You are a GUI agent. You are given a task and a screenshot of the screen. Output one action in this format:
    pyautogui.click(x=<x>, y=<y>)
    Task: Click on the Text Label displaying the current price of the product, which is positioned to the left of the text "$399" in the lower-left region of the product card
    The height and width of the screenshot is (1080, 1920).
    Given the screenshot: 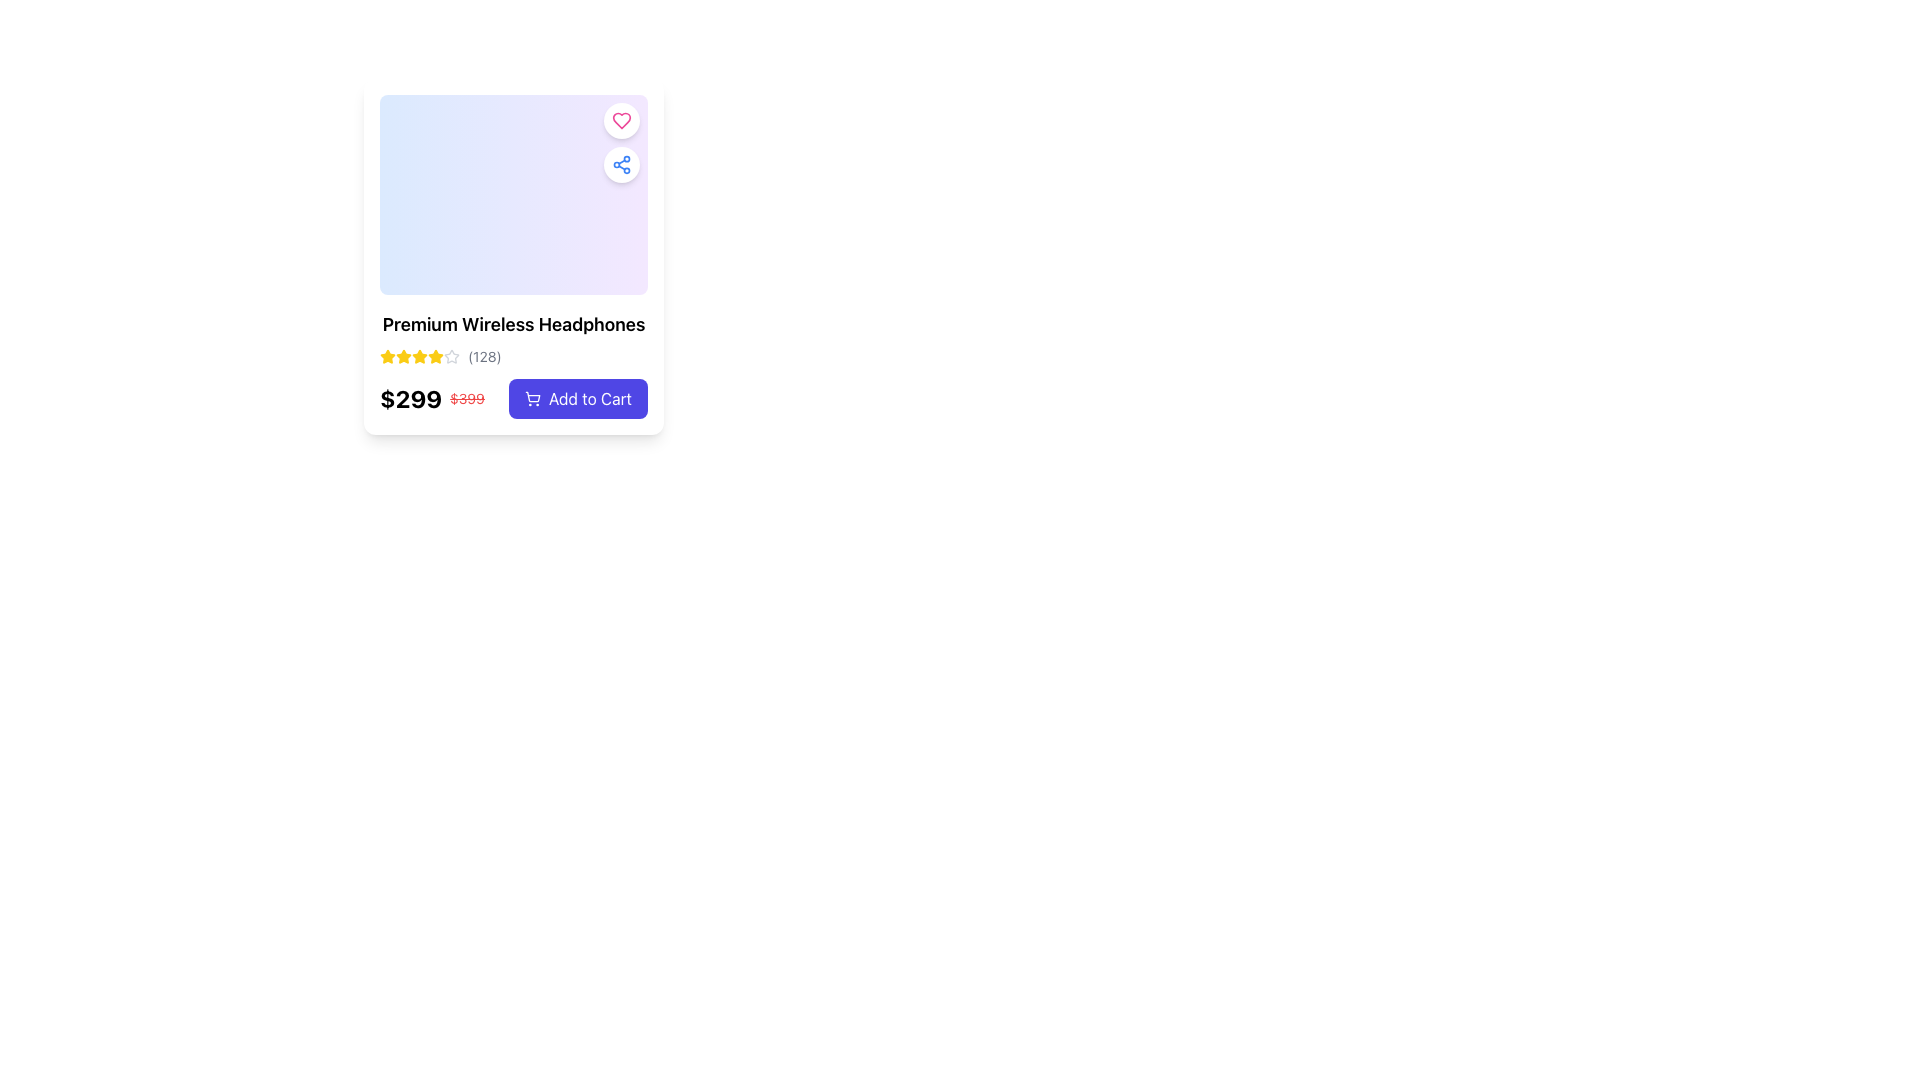 What is the action you would take?
    pyautogui.click(x=410, y=398)
    